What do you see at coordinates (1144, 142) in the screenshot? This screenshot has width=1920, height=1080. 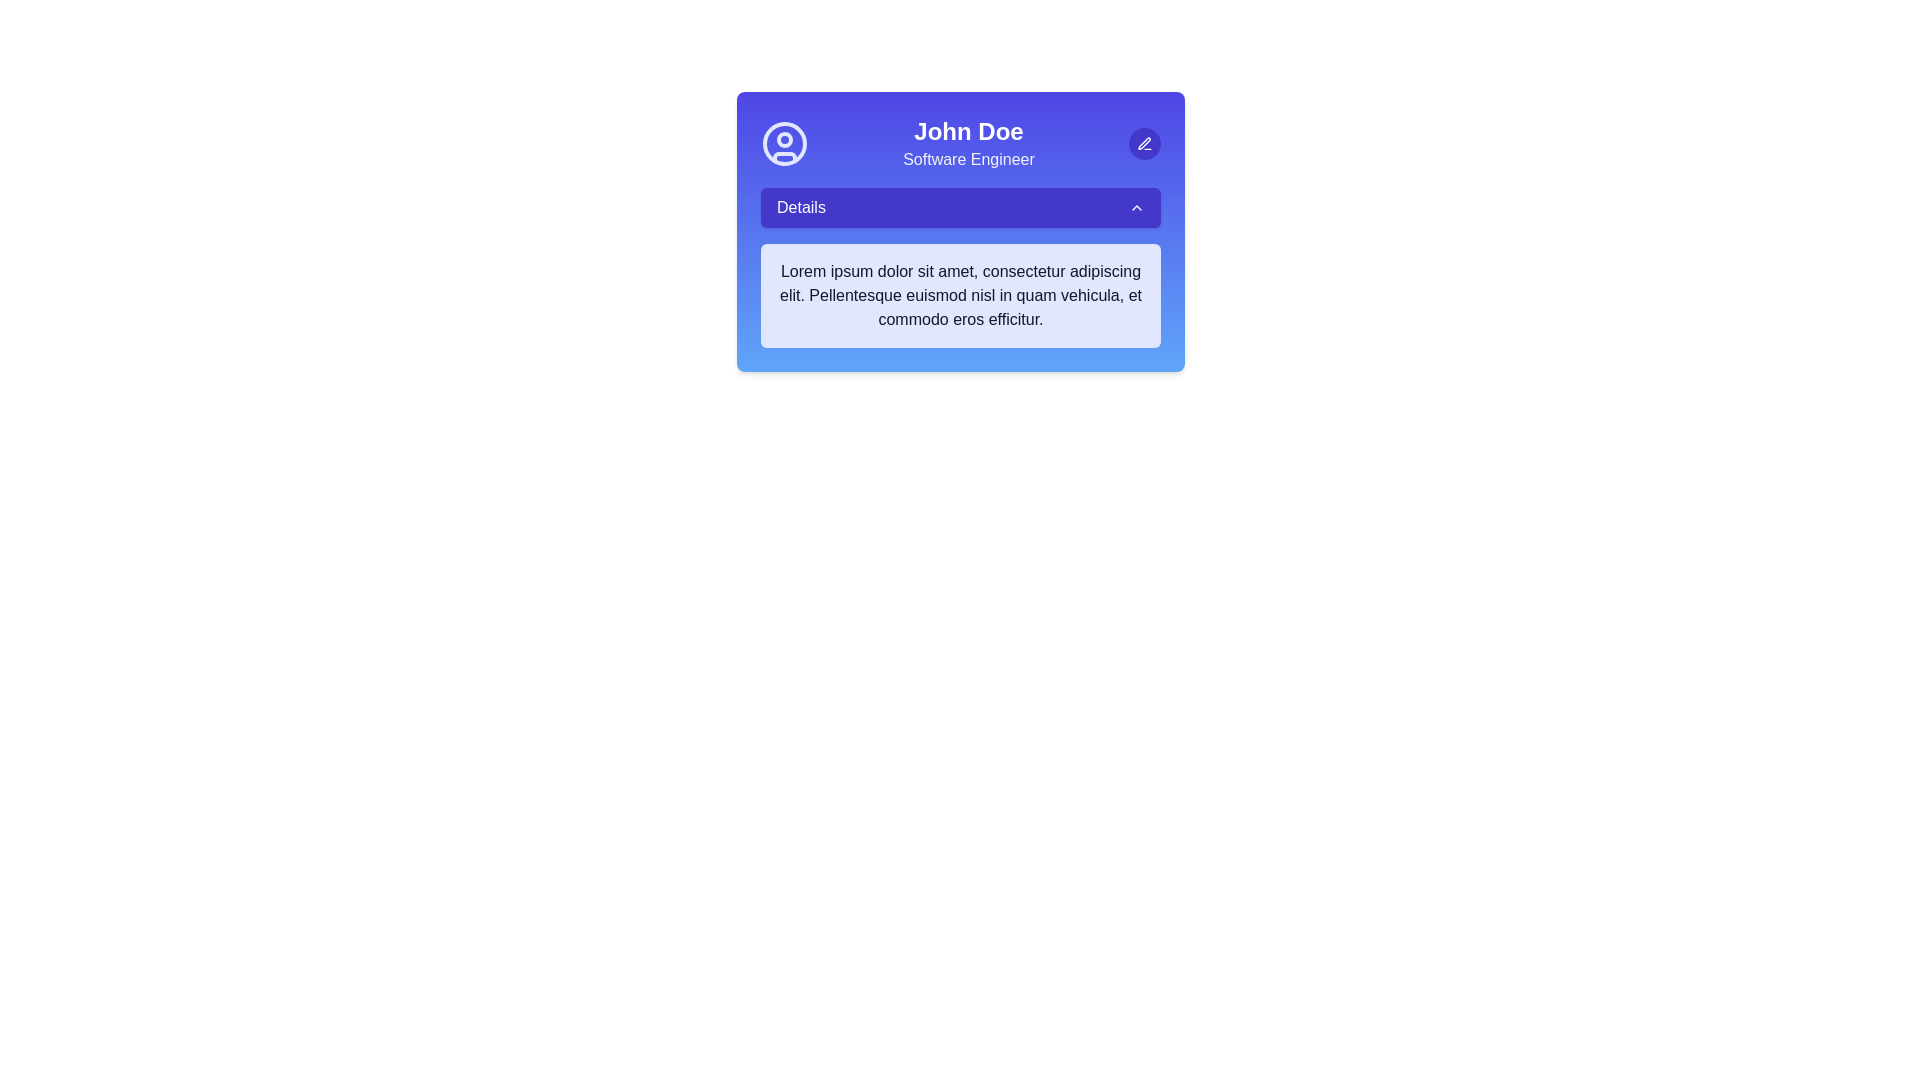 I see `the stylized pen icon located at the top-right corner of the user card section` at bounding box center [1144, 142].